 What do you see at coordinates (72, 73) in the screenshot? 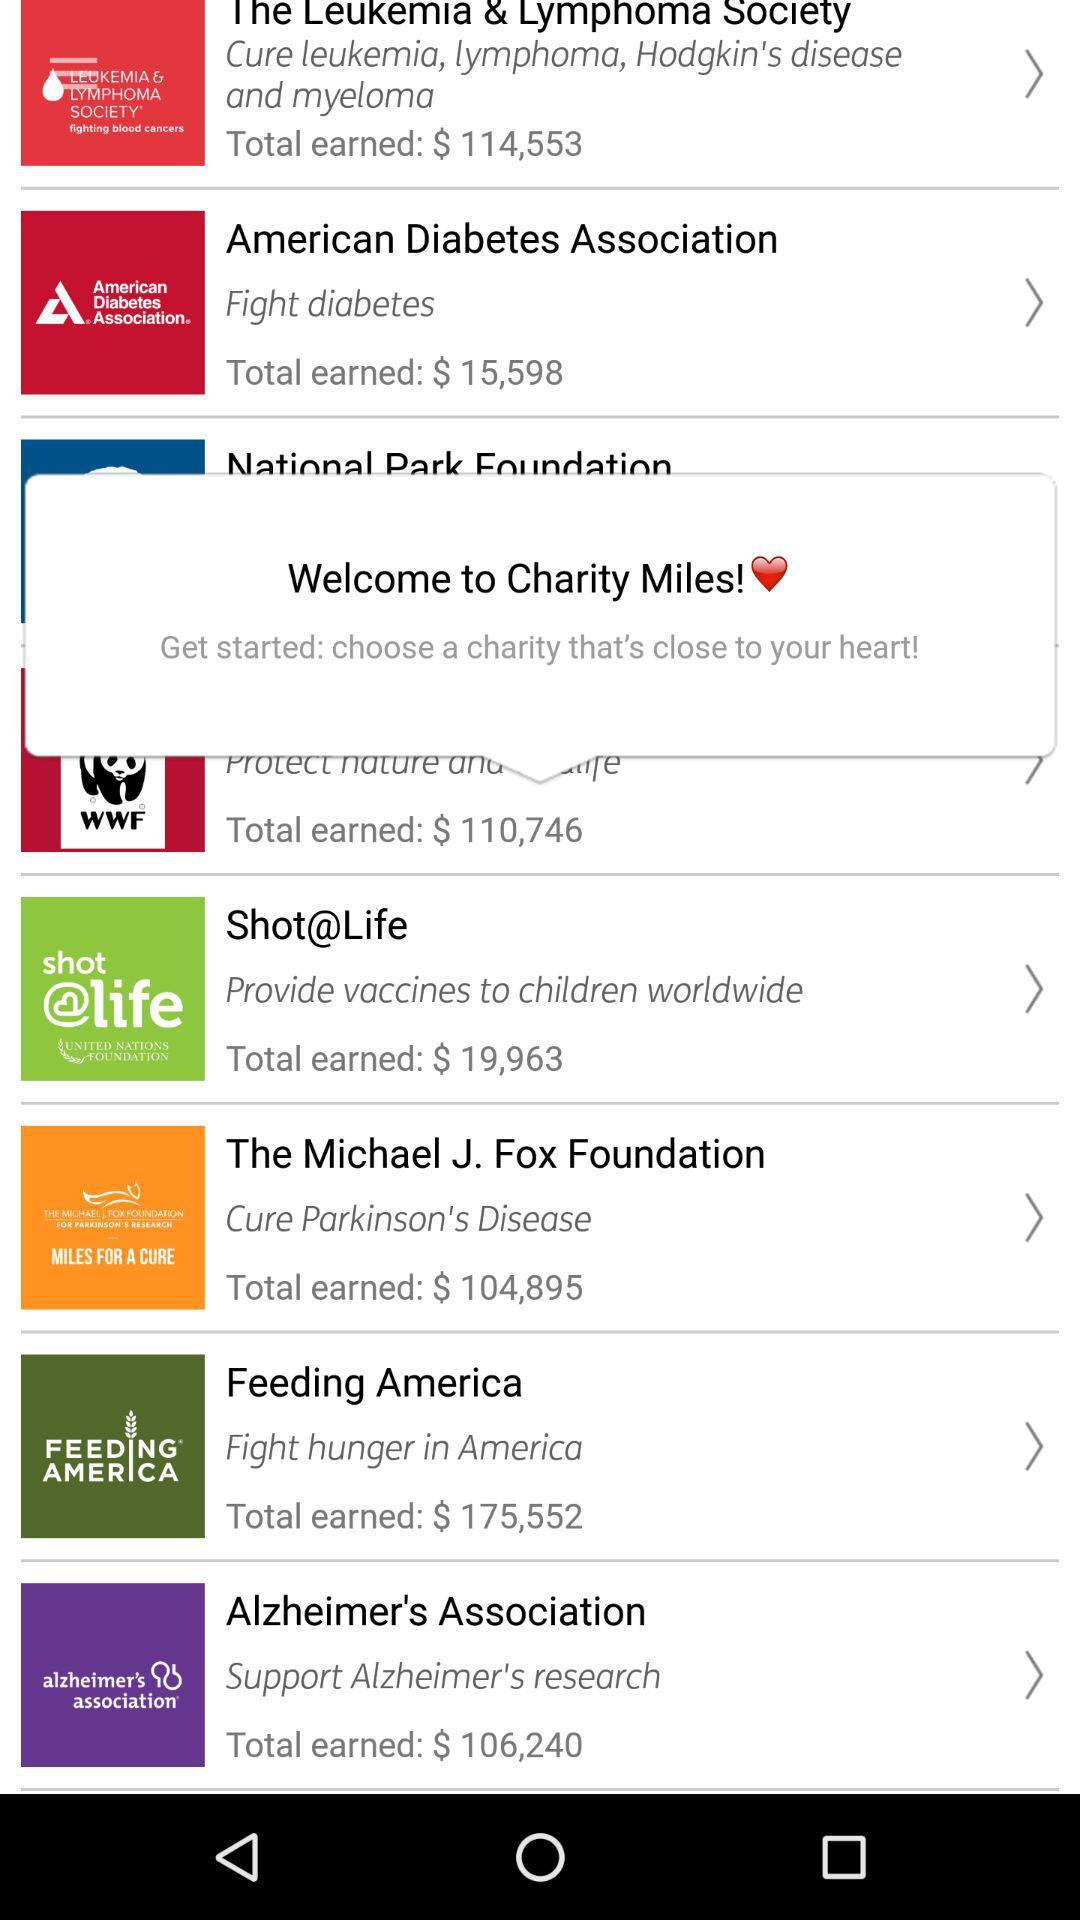
I see `opens the charity campaign` at bounding box center [72, 73].